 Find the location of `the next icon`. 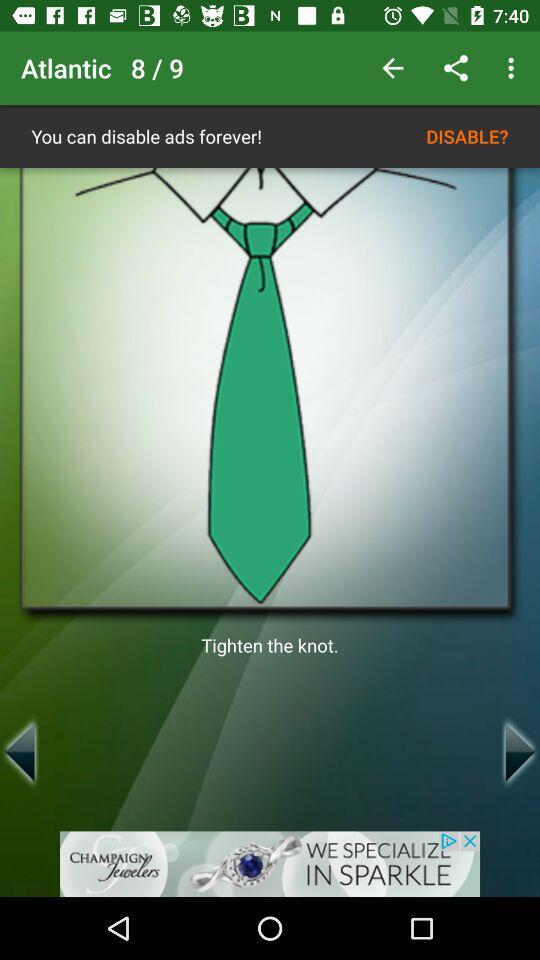

the next icon is located at coordinates (520, 751).